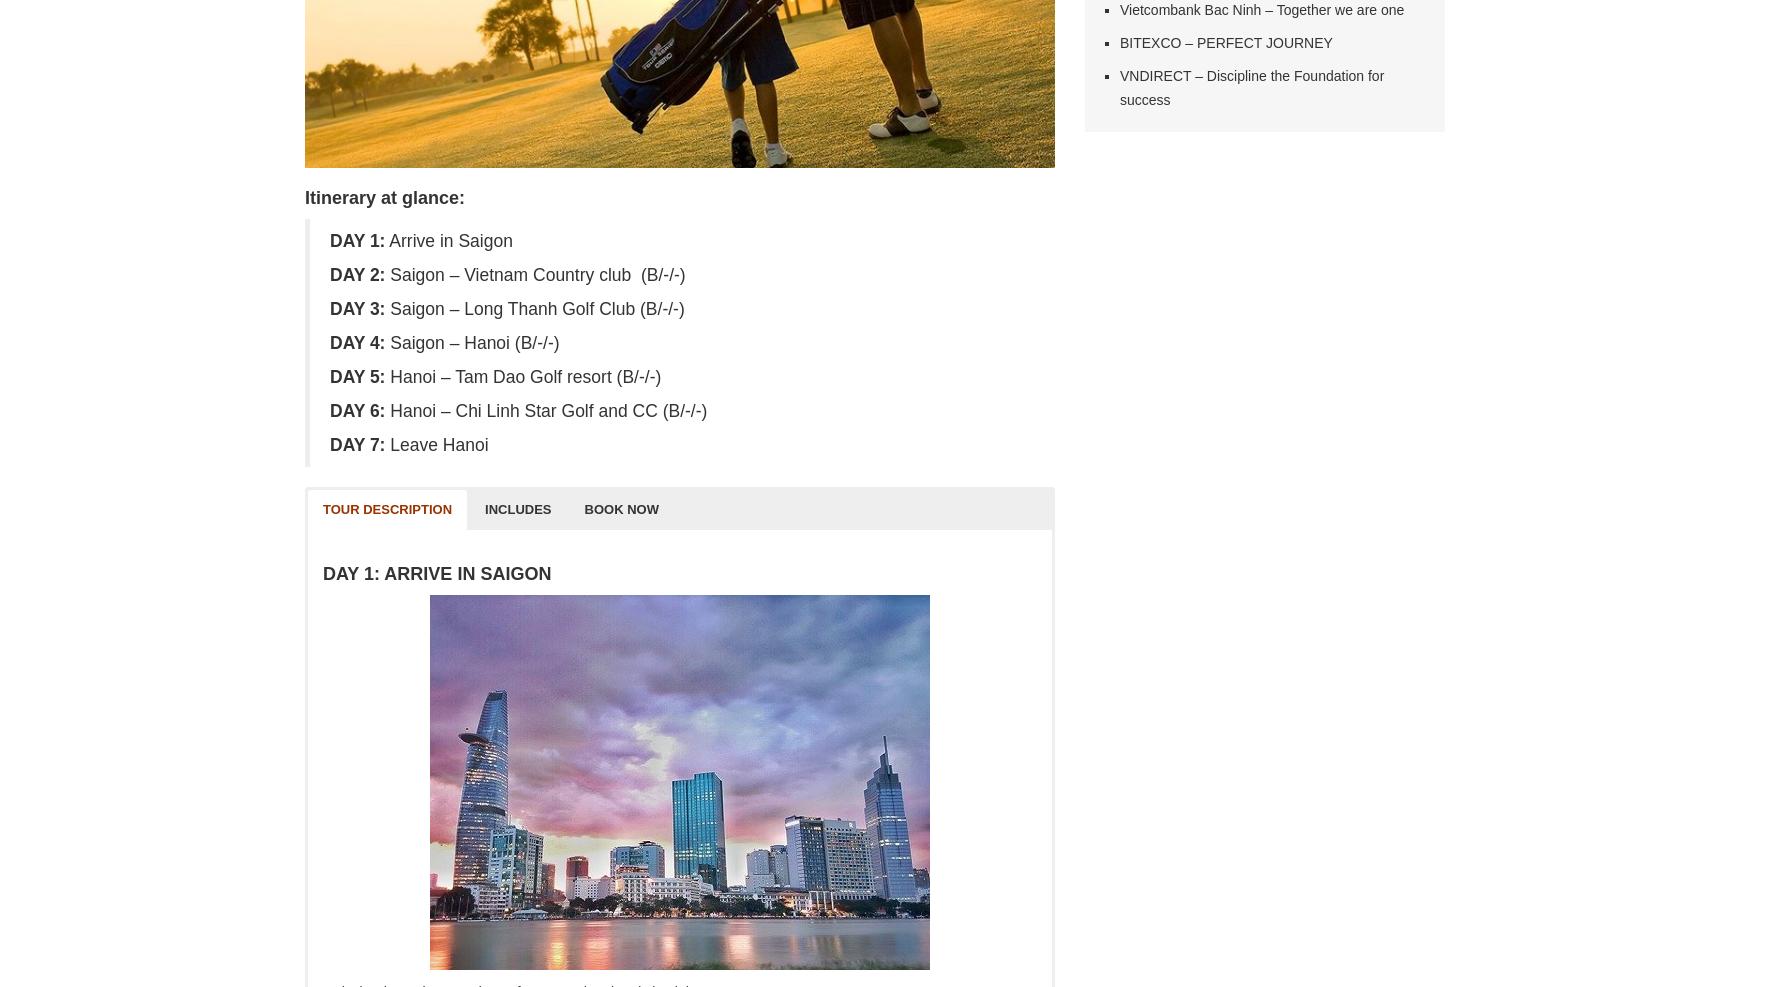 This screenshot has width=1765, height=987. Describe the element at coordinates (521, 377) in the screenshot. I see `'Hanoi – Tam Dao Golf resort (B/-/-)'` at that location.